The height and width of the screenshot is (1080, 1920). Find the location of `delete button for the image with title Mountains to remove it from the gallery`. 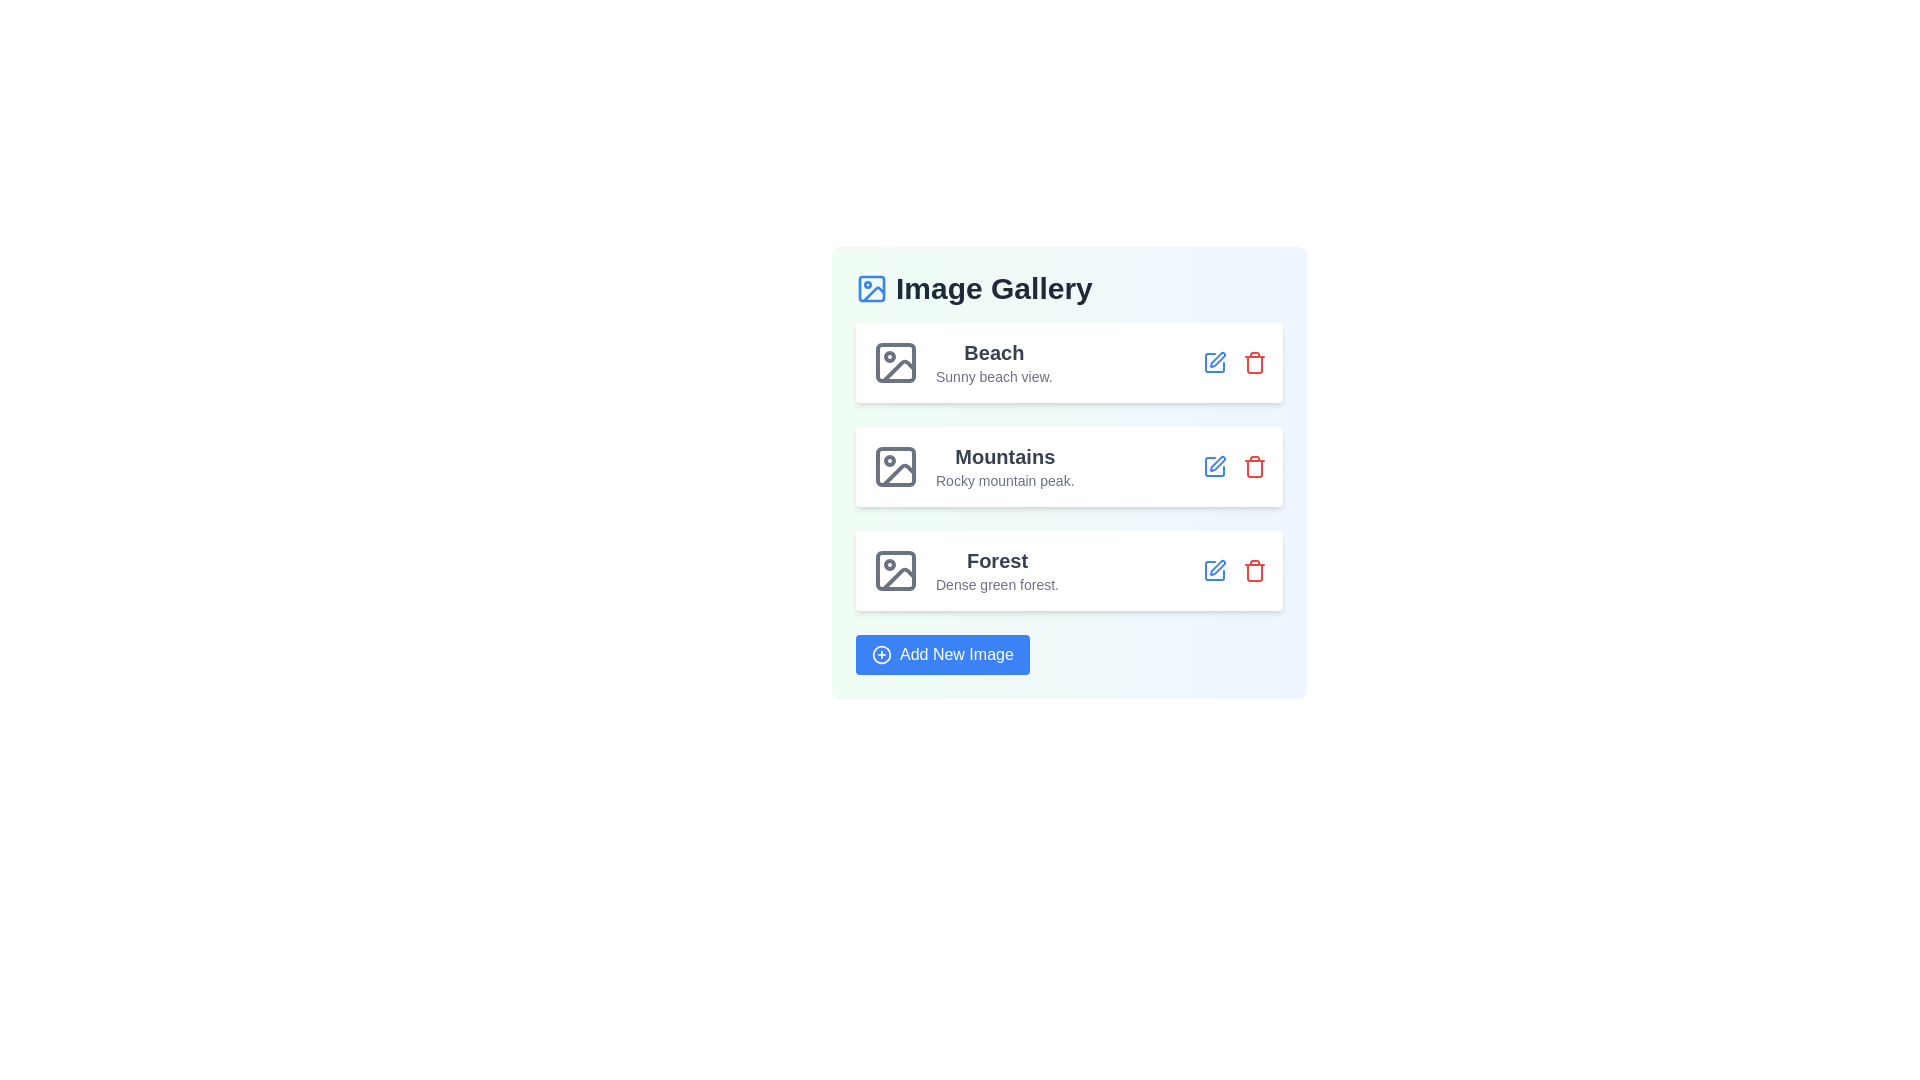

delete button for the image with title Mountains to remove it from the gallery is located at coordinates (1253, 466).